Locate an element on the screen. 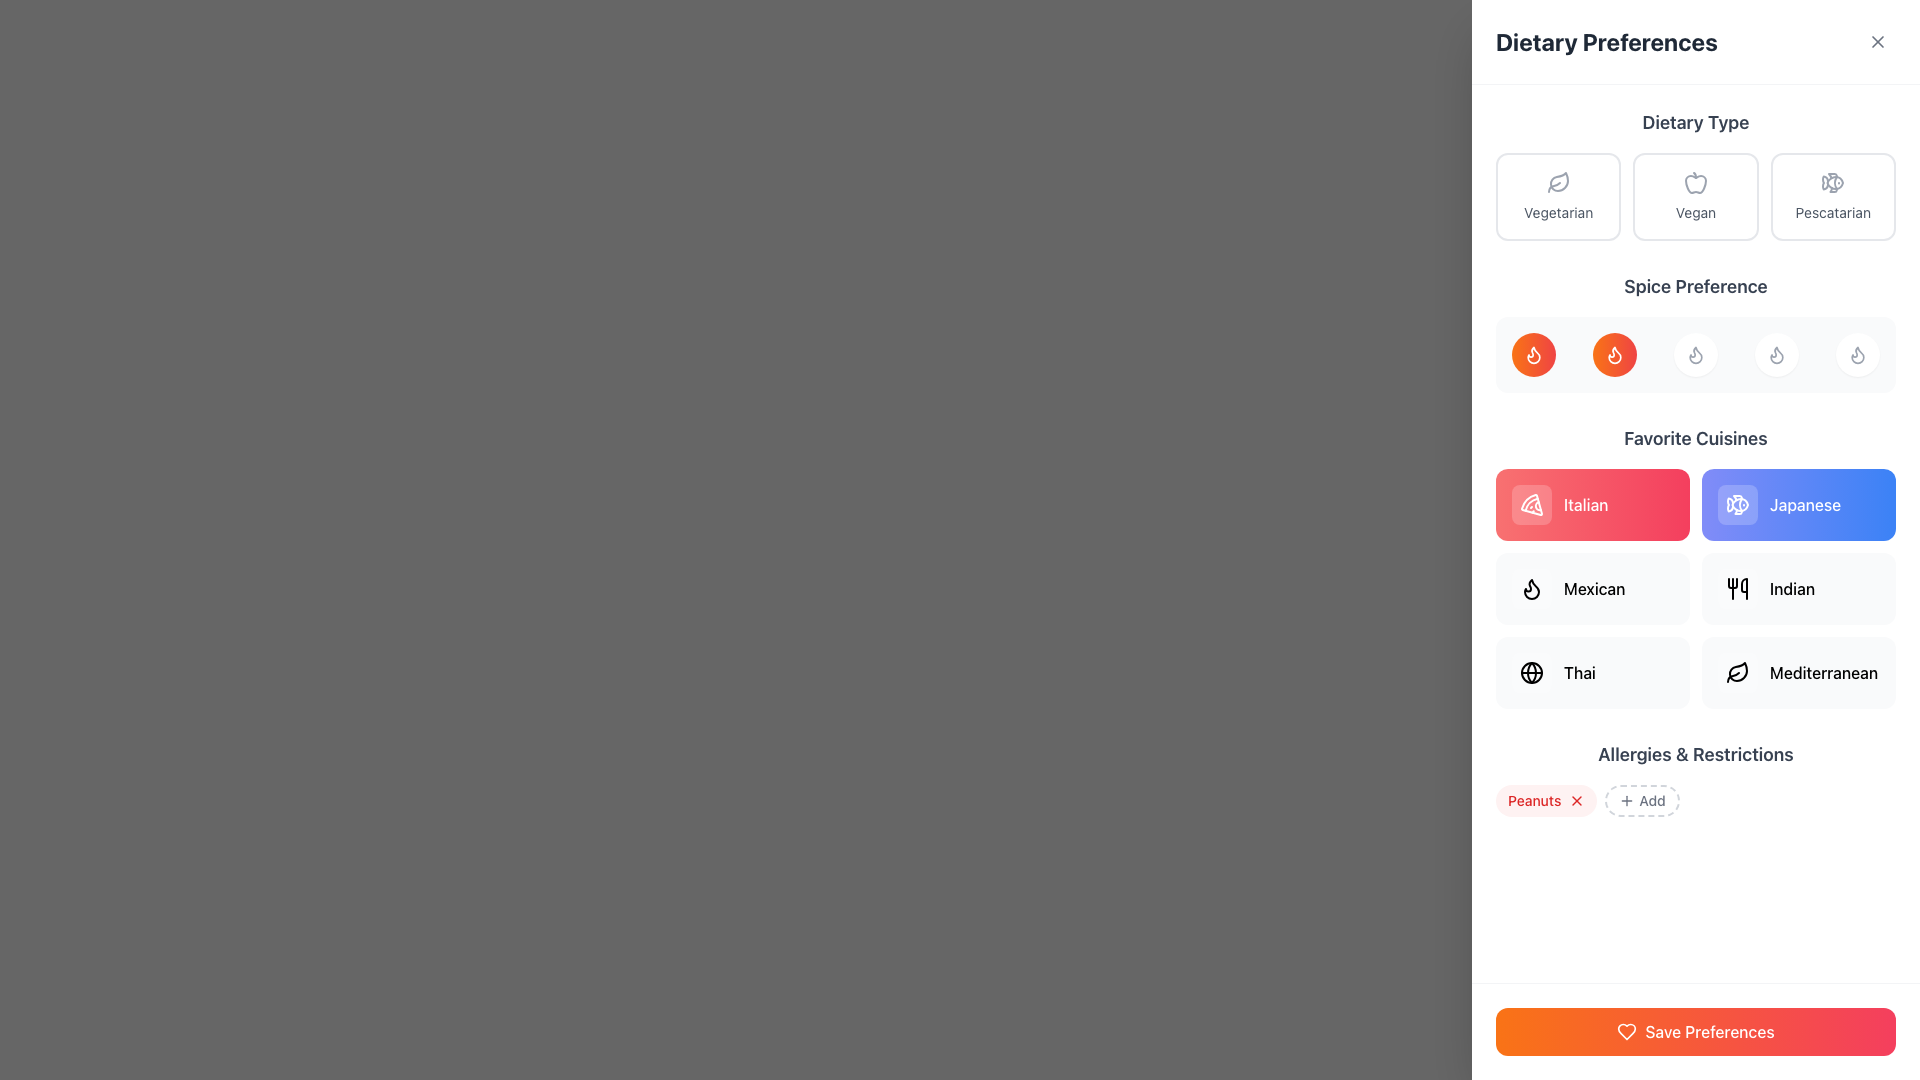 The image size is (1920, 1080). the spice preference icon located in the 'Spice Preference' section under the 'Dietary Preferences' tab is located at coordinates (1856, 353).